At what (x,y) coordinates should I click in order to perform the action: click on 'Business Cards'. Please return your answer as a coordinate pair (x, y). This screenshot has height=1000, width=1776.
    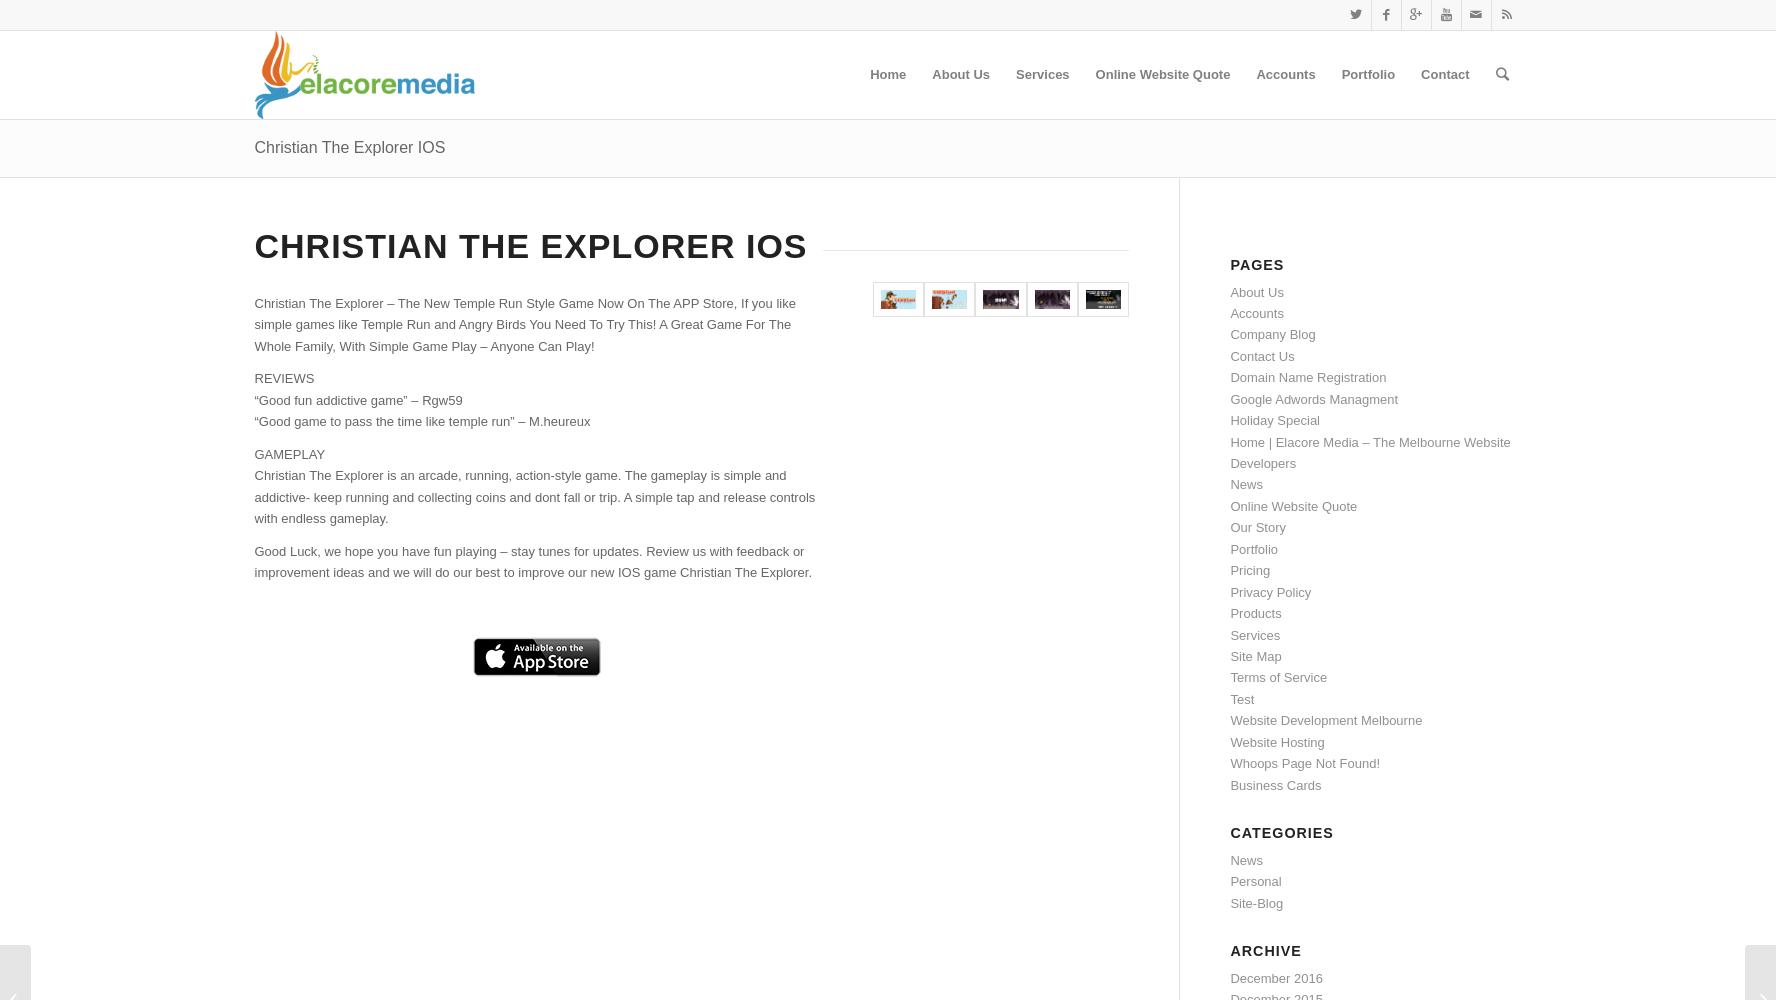
    Looking at the image, I should click on (1275, 784).